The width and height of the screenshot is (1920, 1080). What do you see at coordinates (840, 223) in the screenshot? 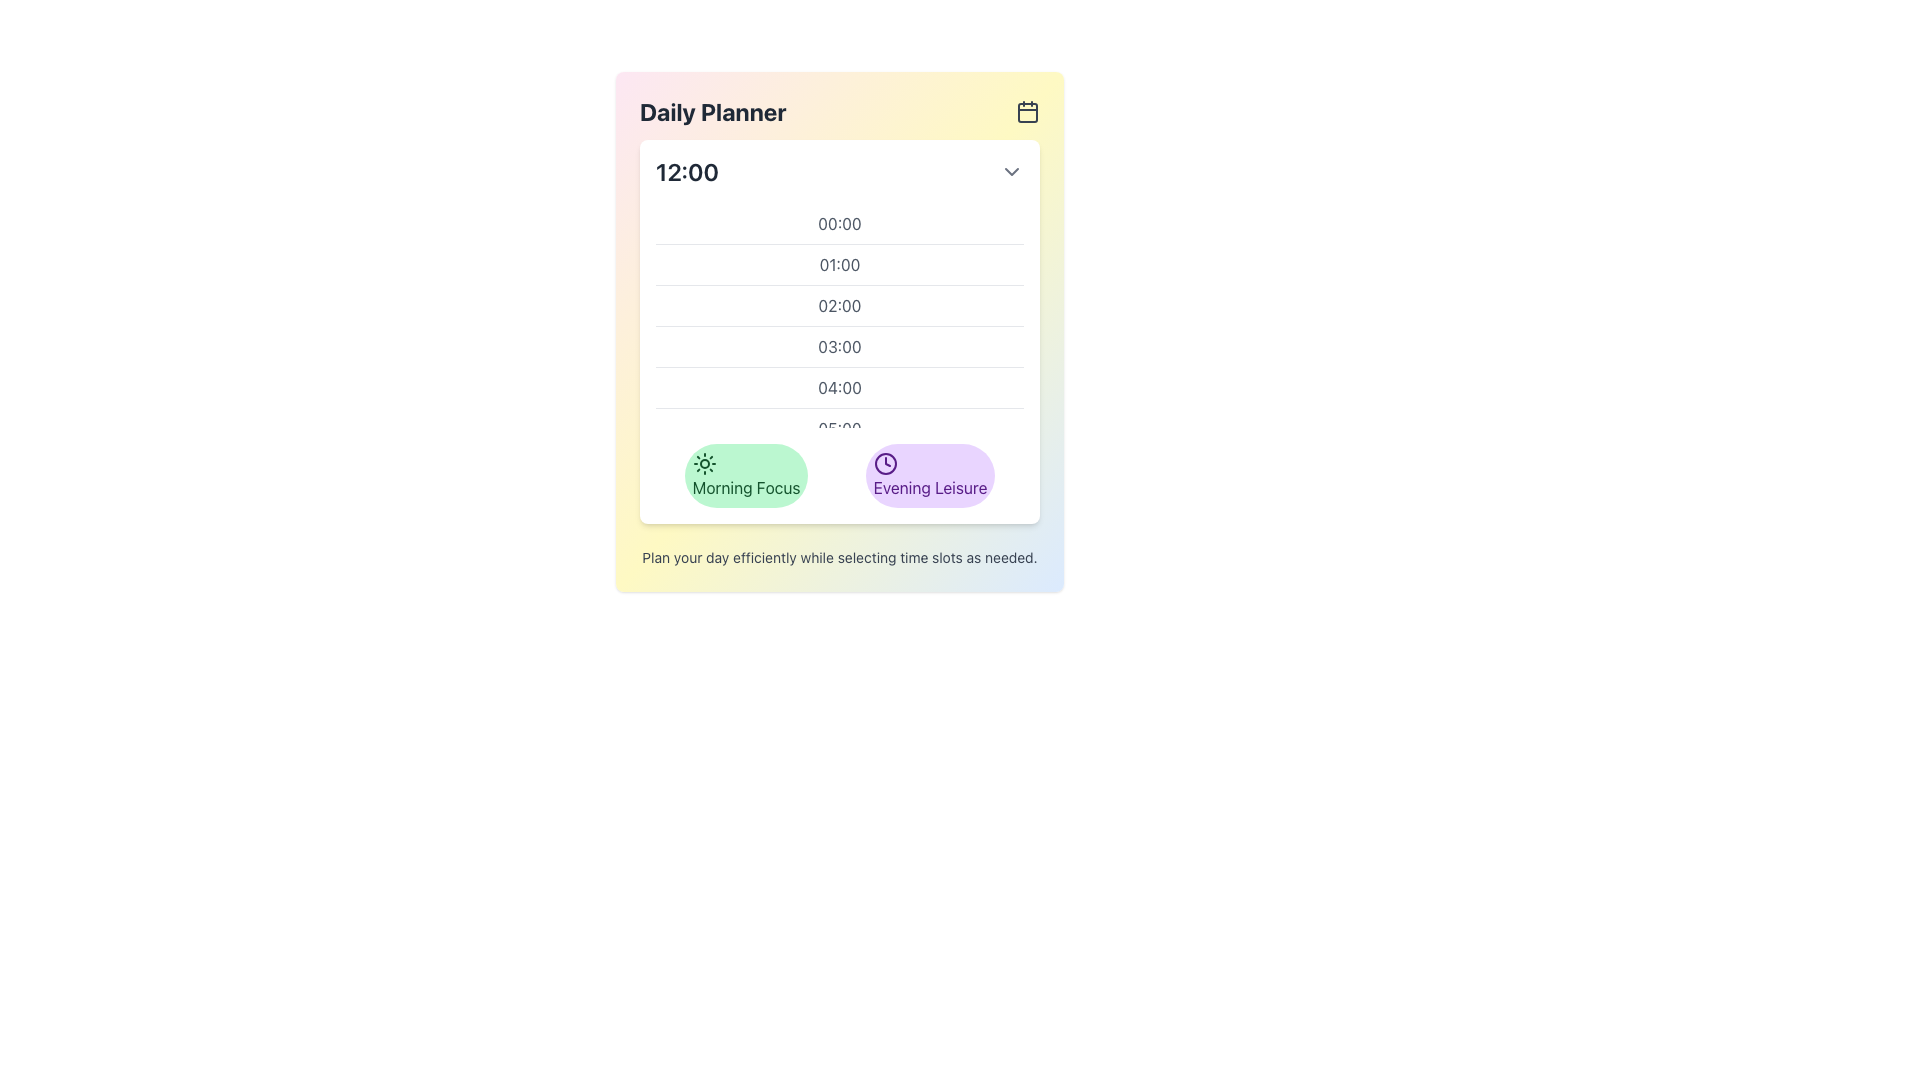
I see `the text label displaying '00:00'` at bounding box center [840, 223].